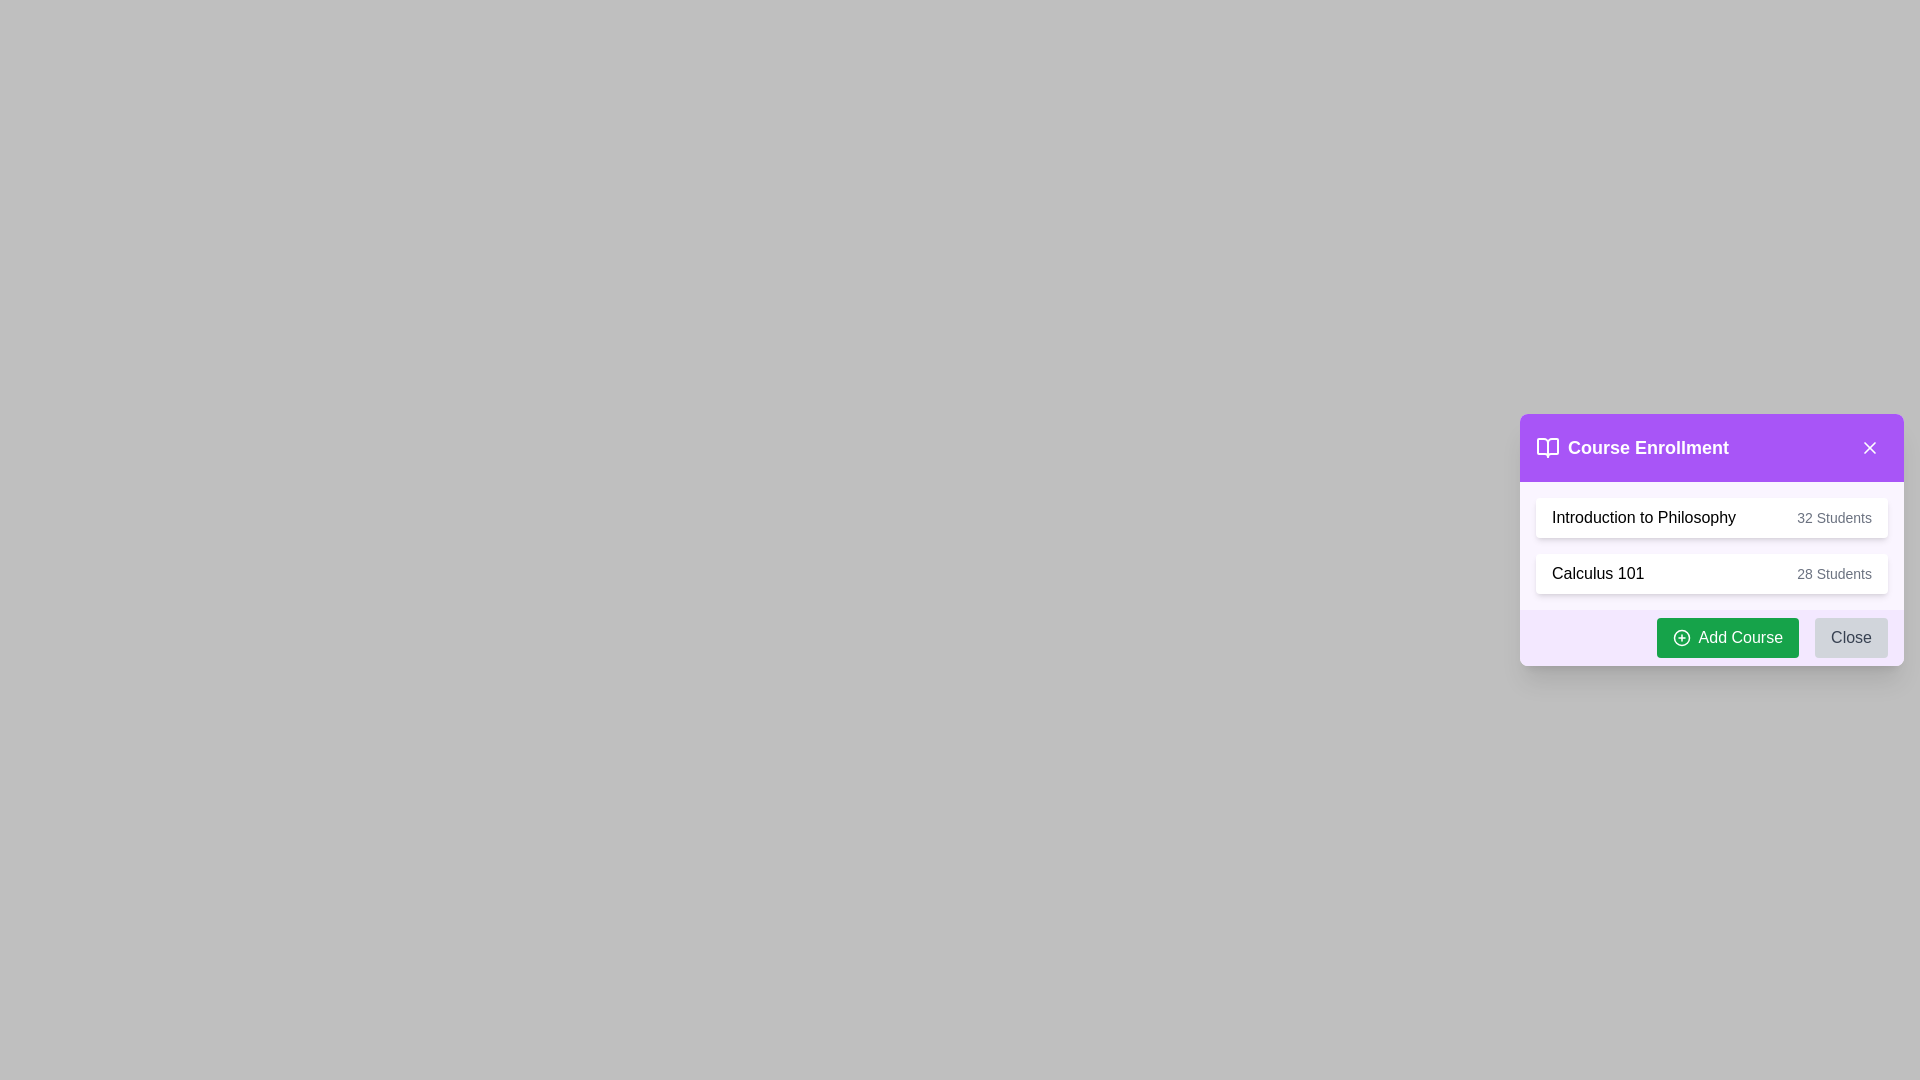  What do you see at coordinates (1834, 516) in the screenshot?
I see `the Text display indicating the number of students currently enrolled in the 'Introduction to Philosophy' course, located to the right of the course title within the 'Course Enrollment' interface` at bounding box center [1834, 516].